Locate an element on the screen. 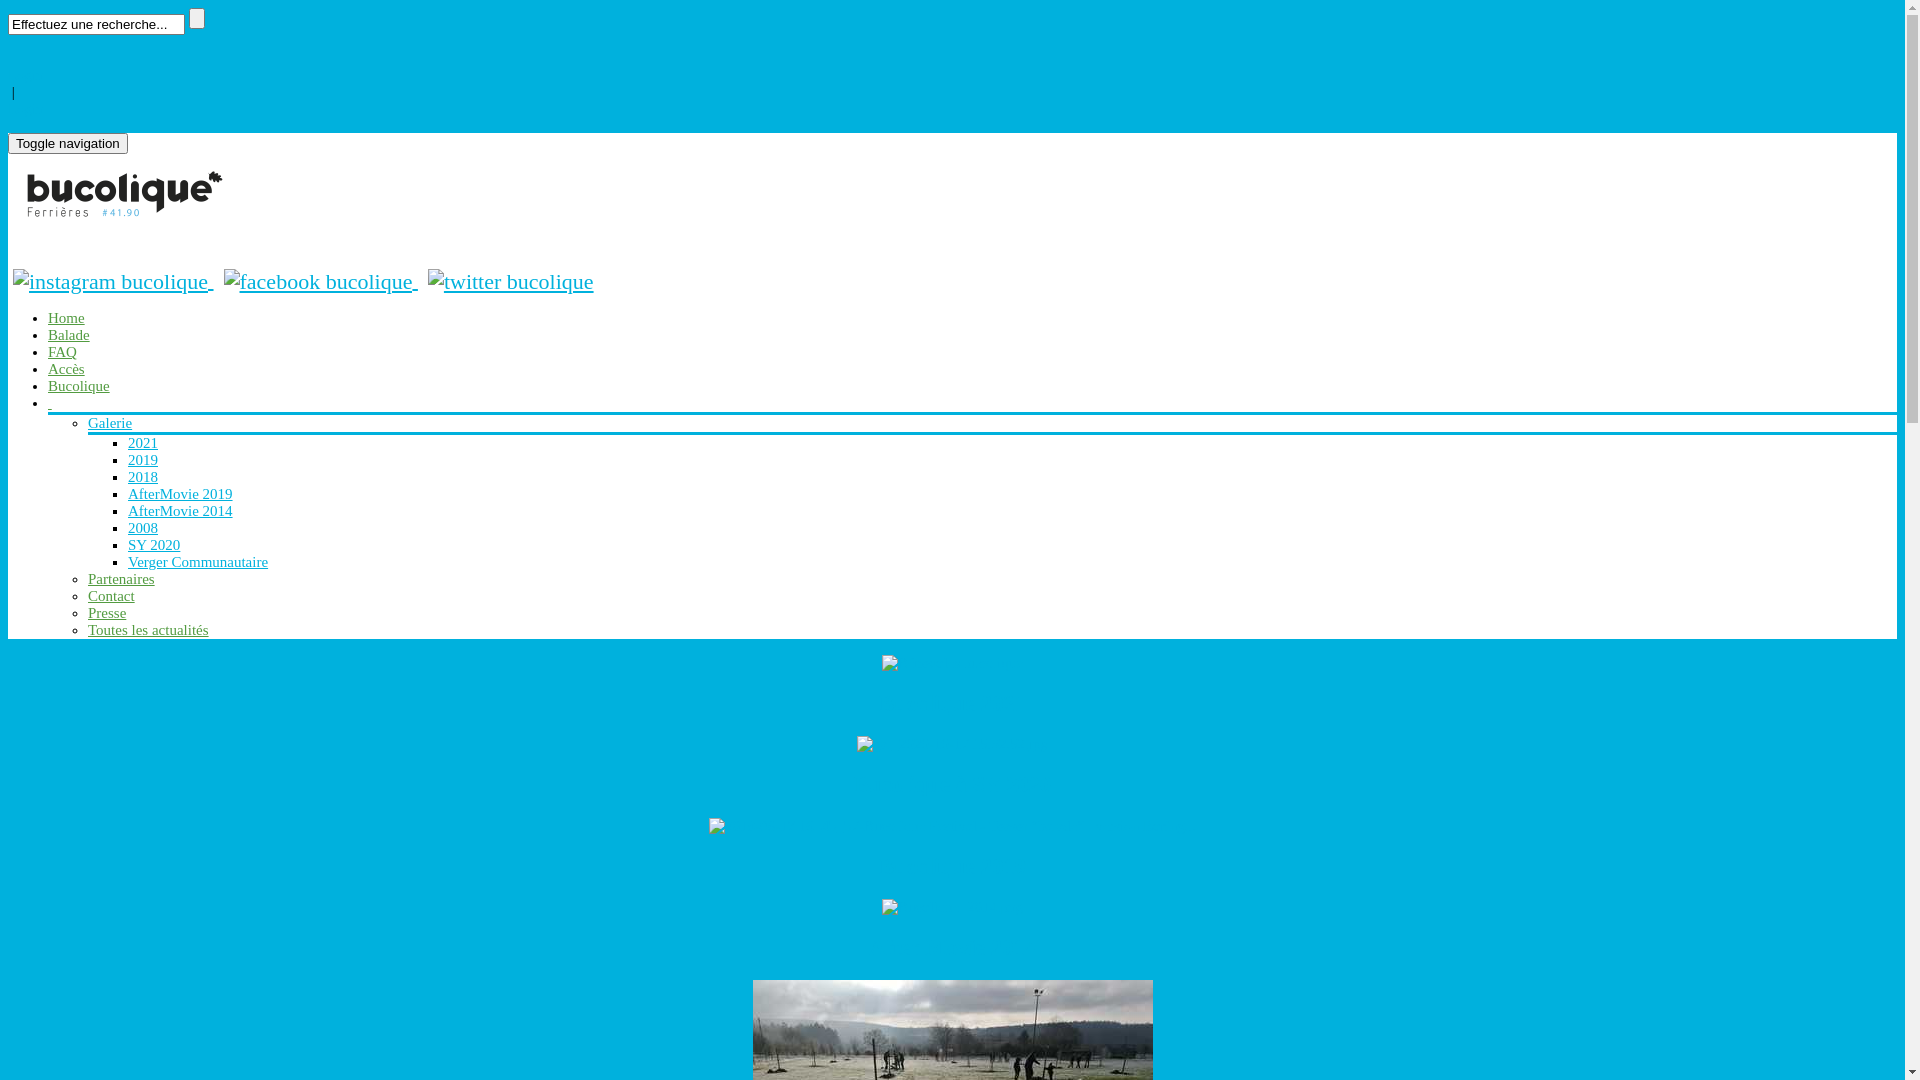 Image resolution: width=1920 pixels, height=1080 pixels. 'AfterMovie 2014' is located at coordinates (881, 906).